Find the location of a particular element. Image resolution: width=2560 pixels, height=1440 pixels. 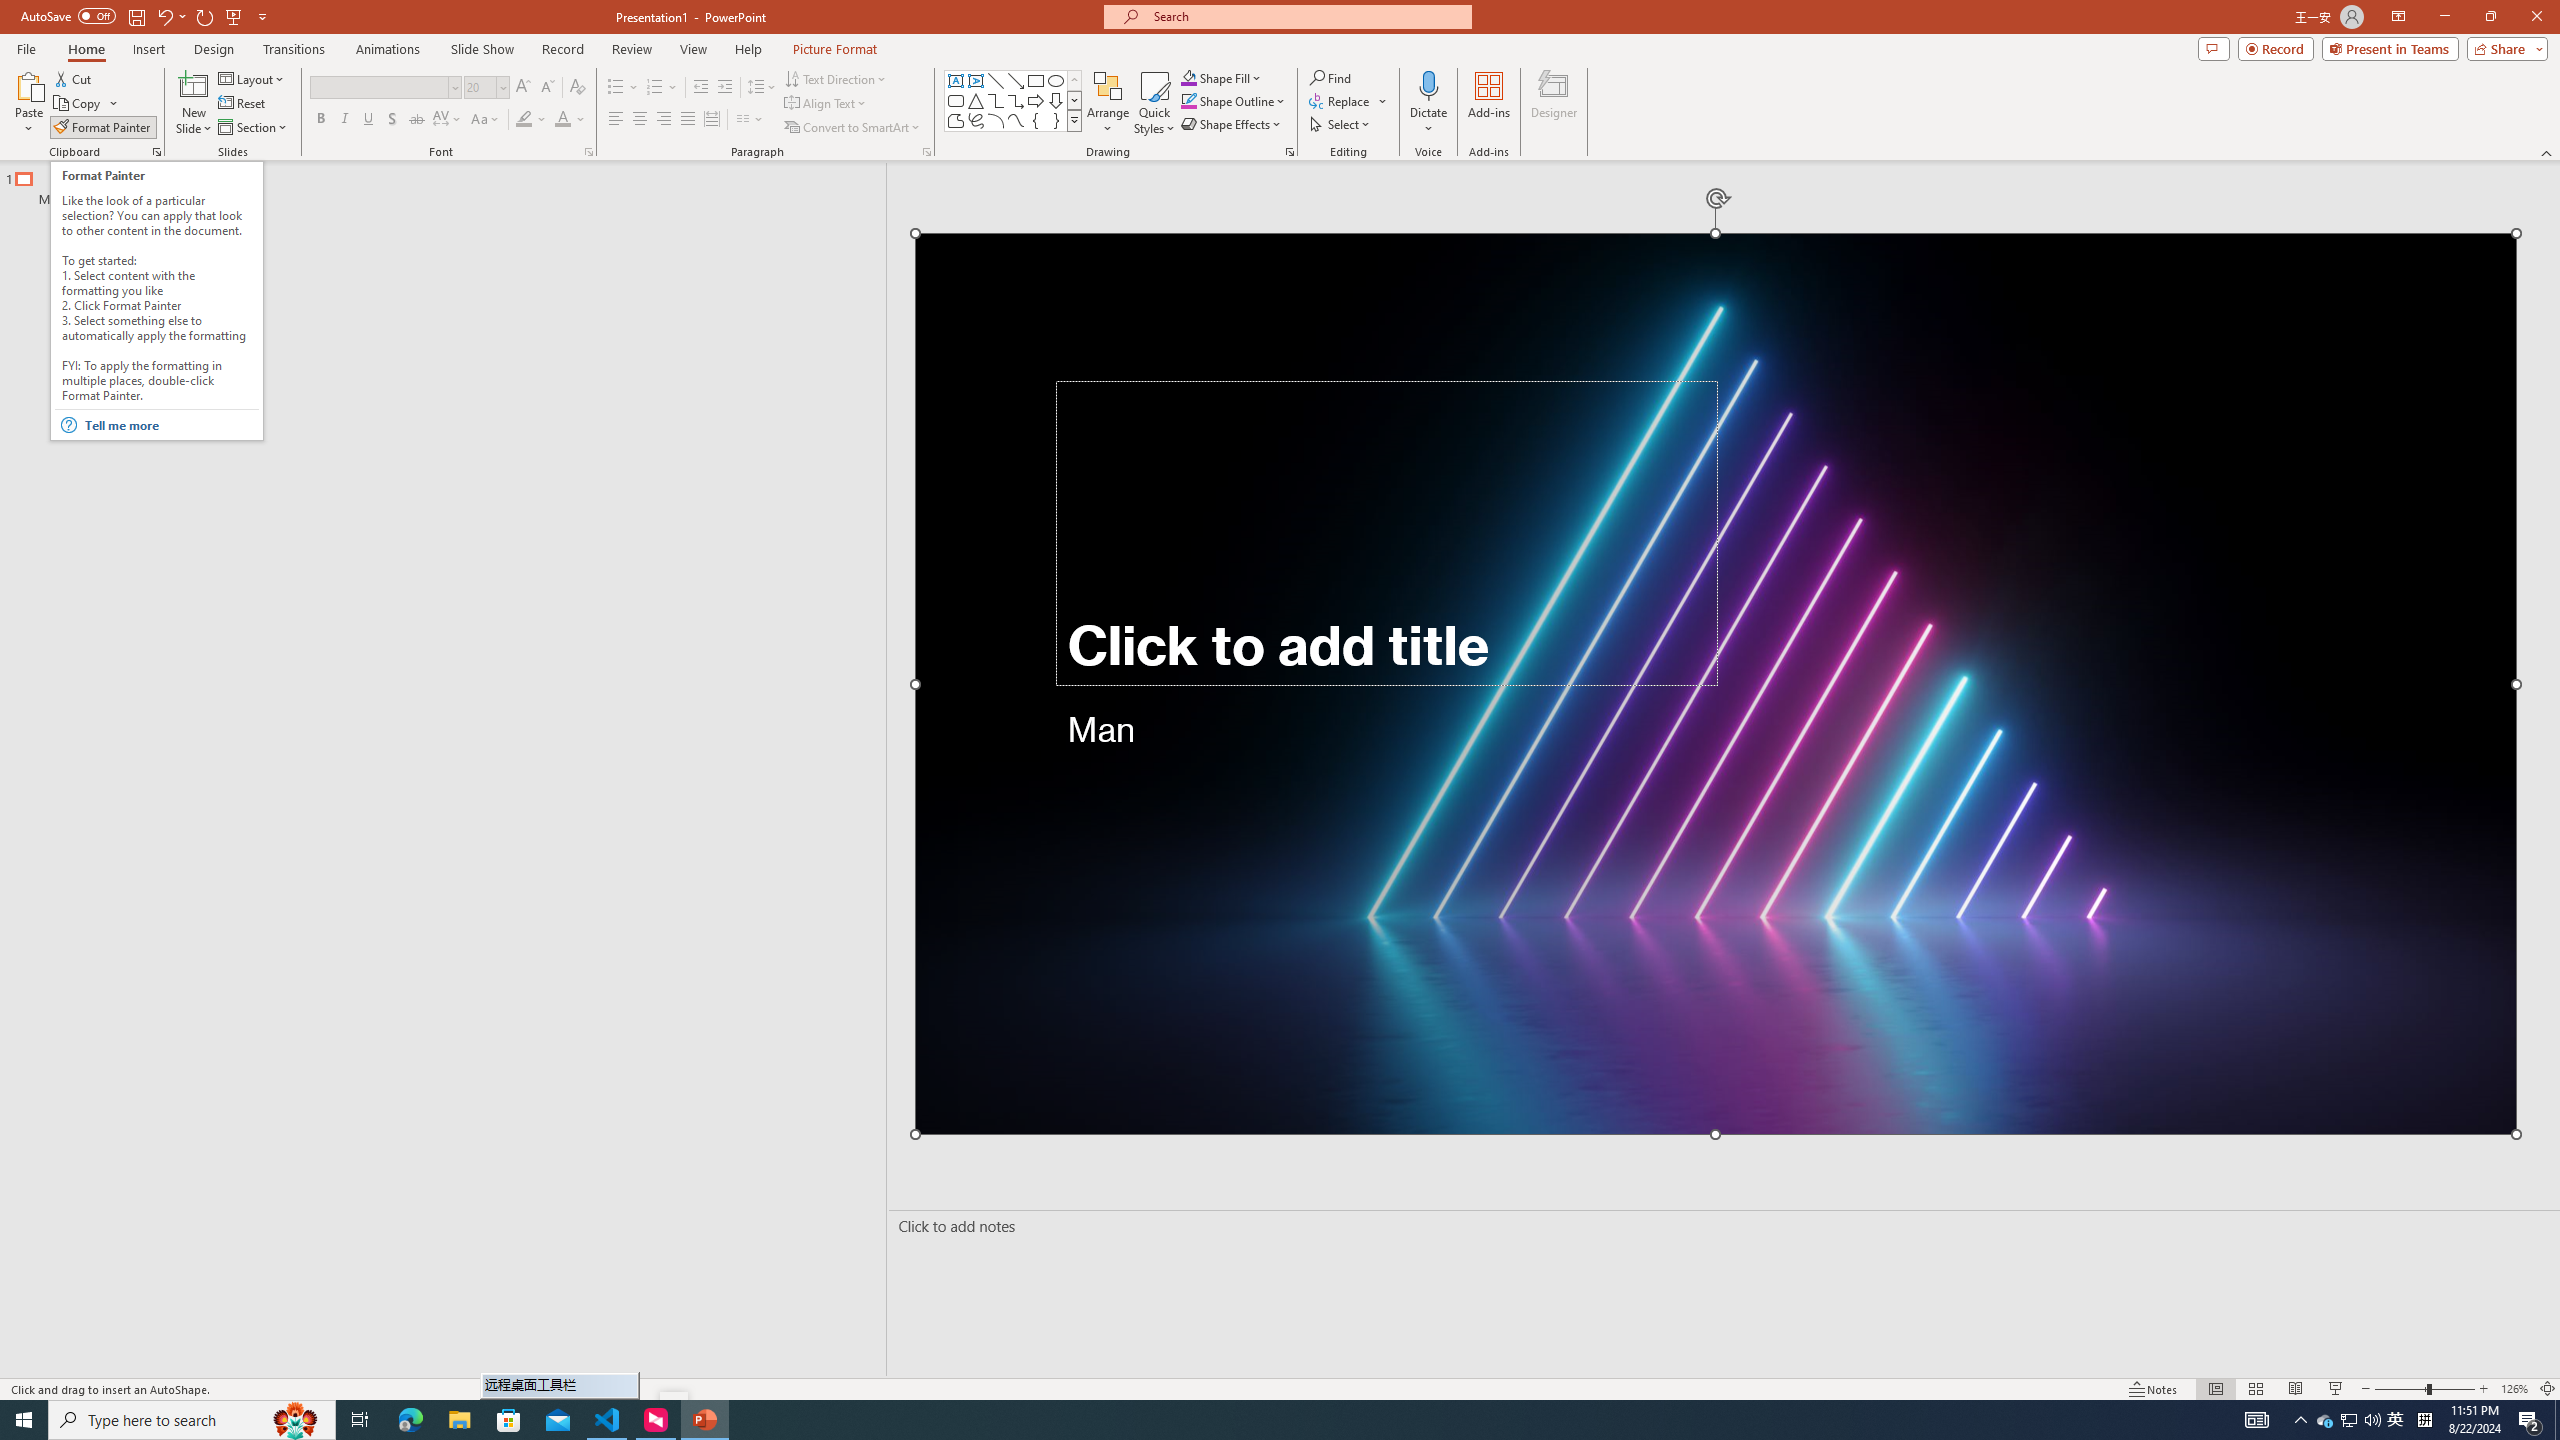

'Section' is located at coordinates (253, 127).